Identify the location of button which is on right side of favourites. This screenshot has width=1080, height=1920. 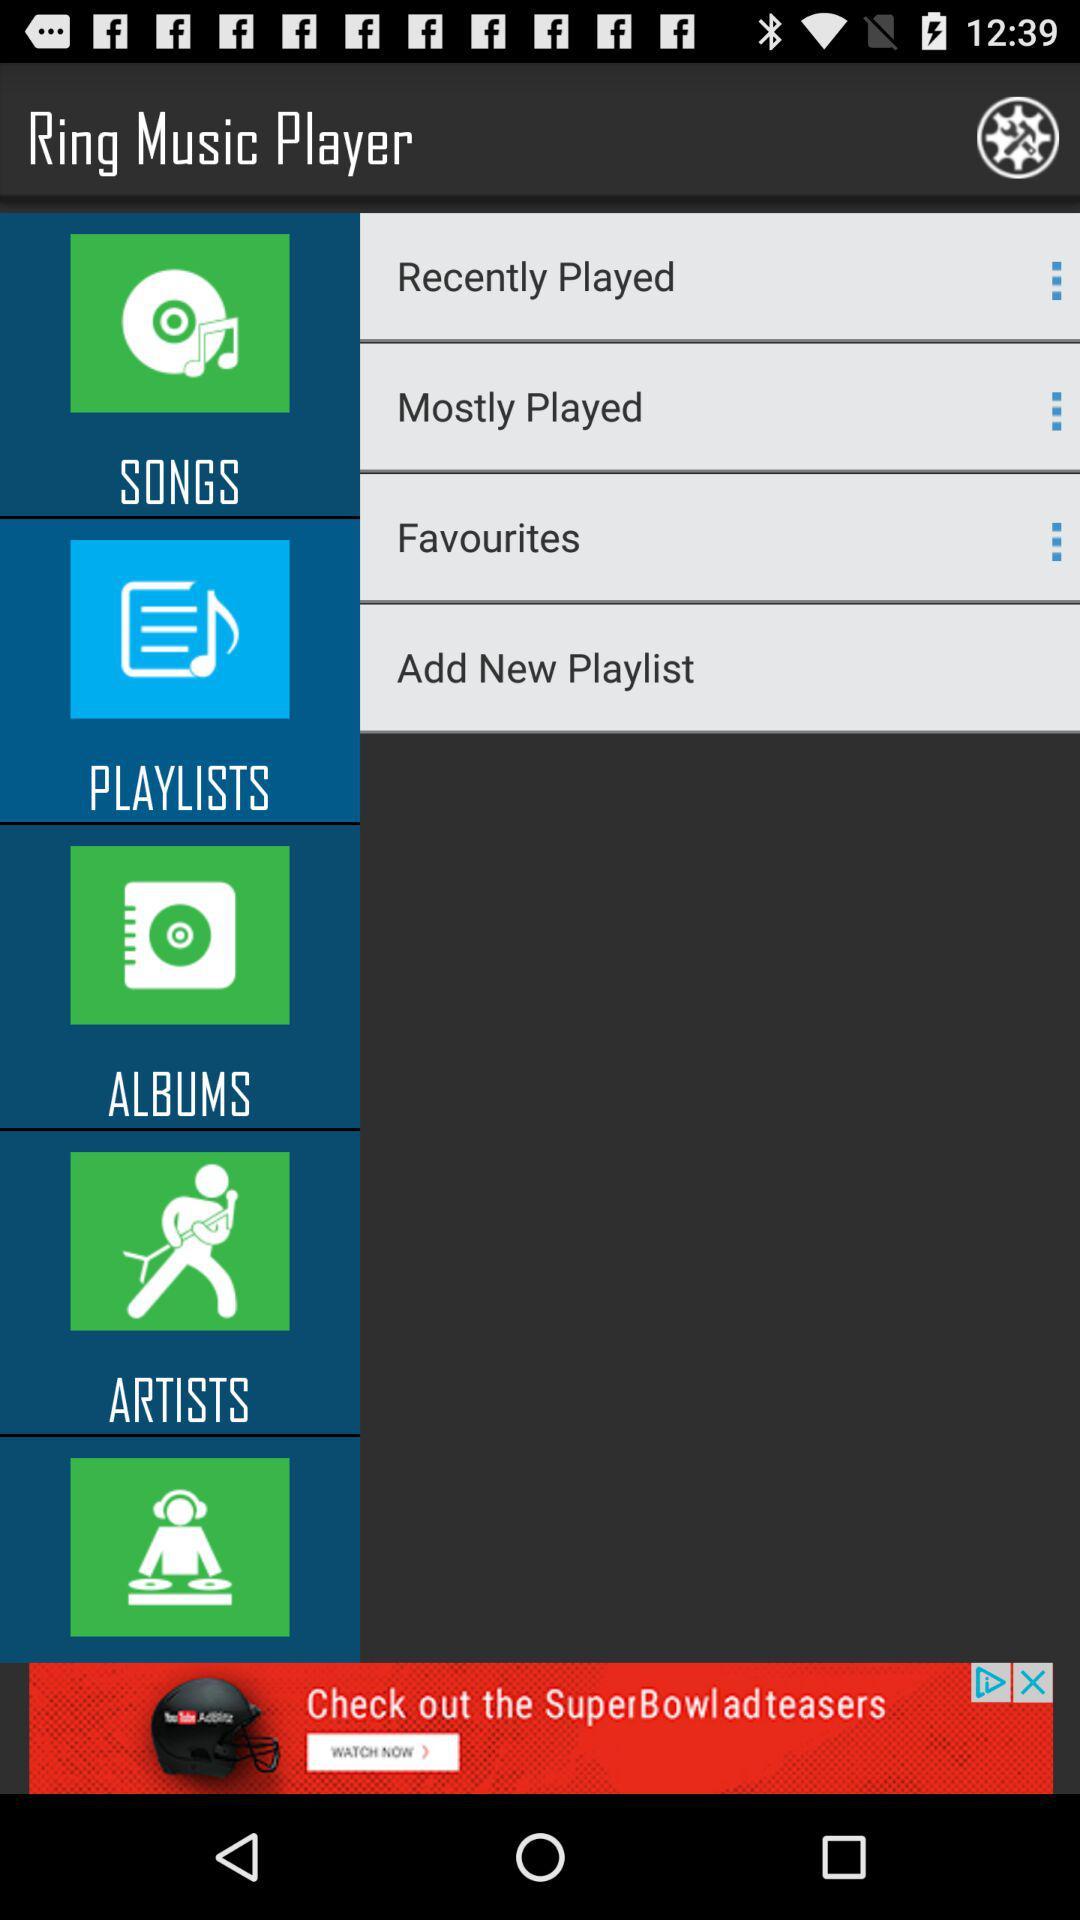
(1055, 542).